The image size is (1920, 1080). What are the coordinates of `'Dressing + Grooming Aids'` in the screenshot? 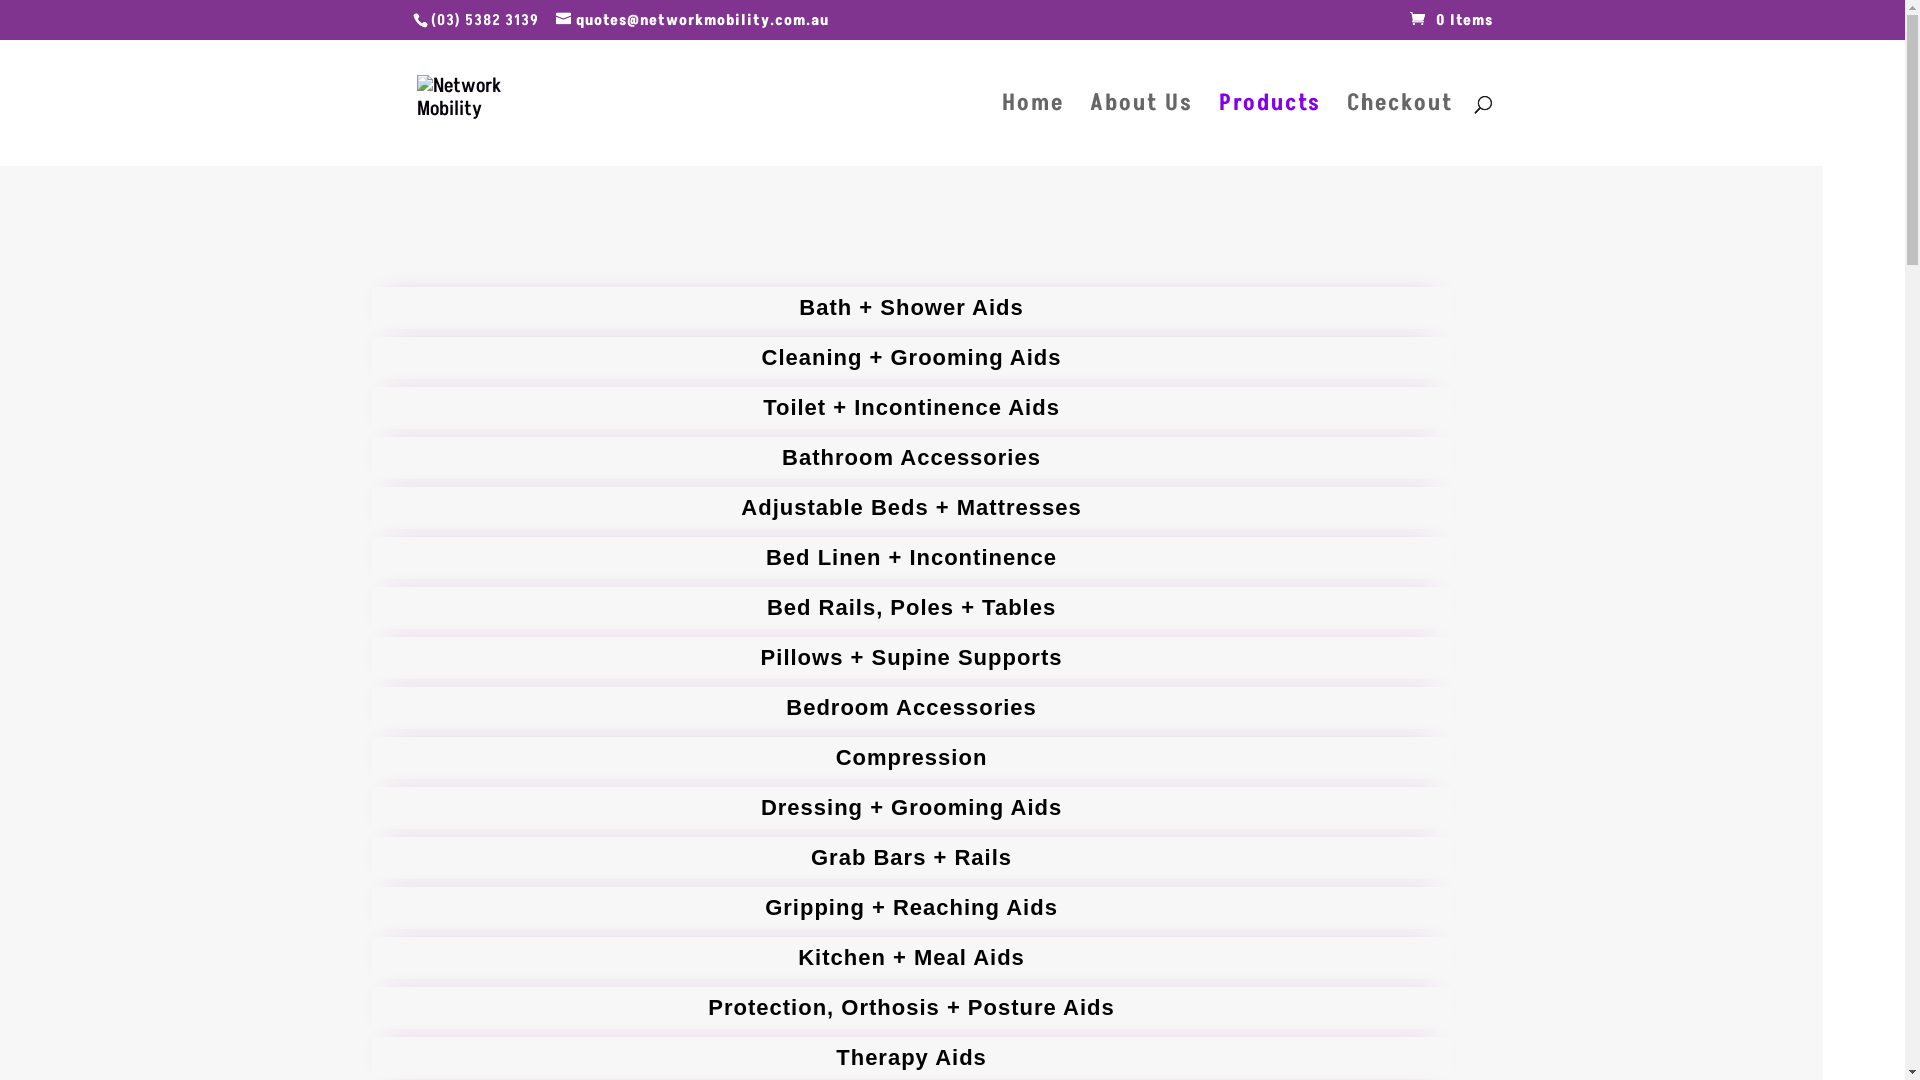 It's located at (911, 806).